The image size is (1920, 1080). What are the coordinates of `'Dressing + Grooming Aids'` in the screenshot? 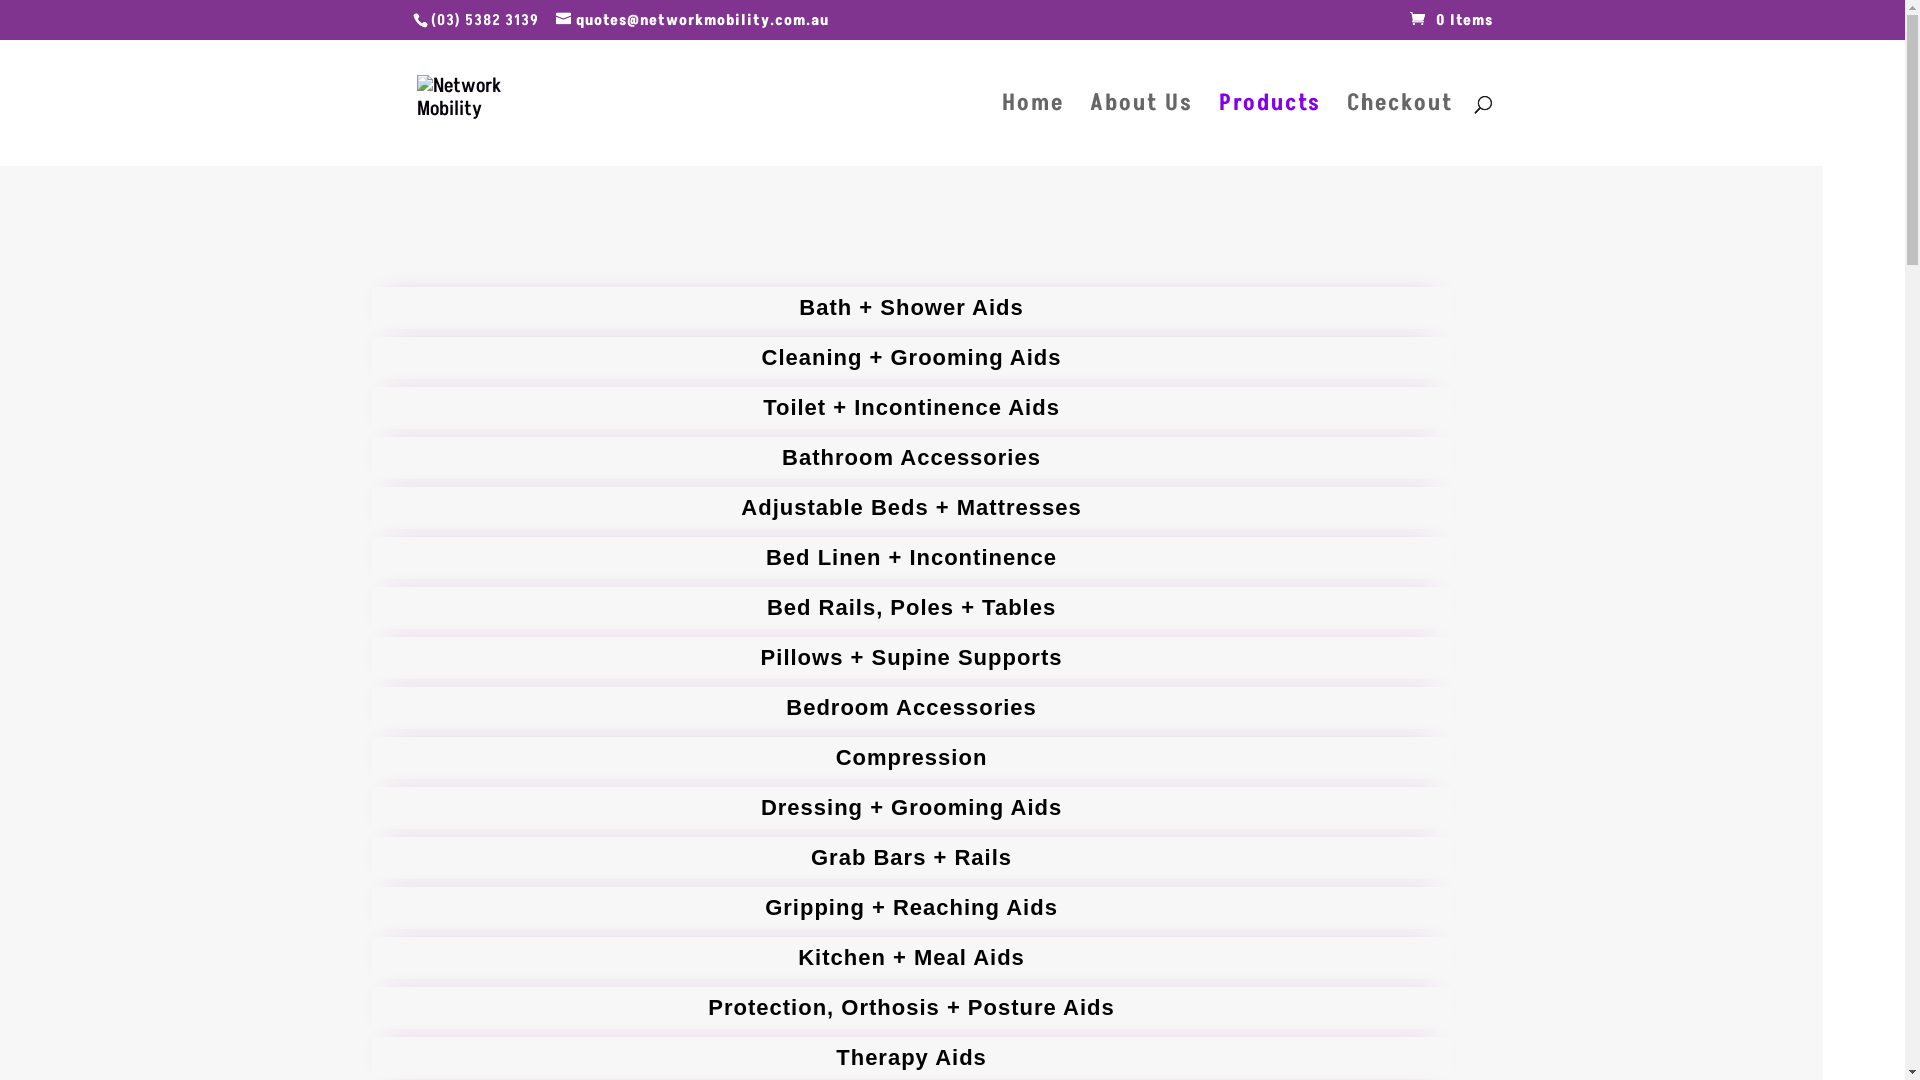 It's located at (911, 806).